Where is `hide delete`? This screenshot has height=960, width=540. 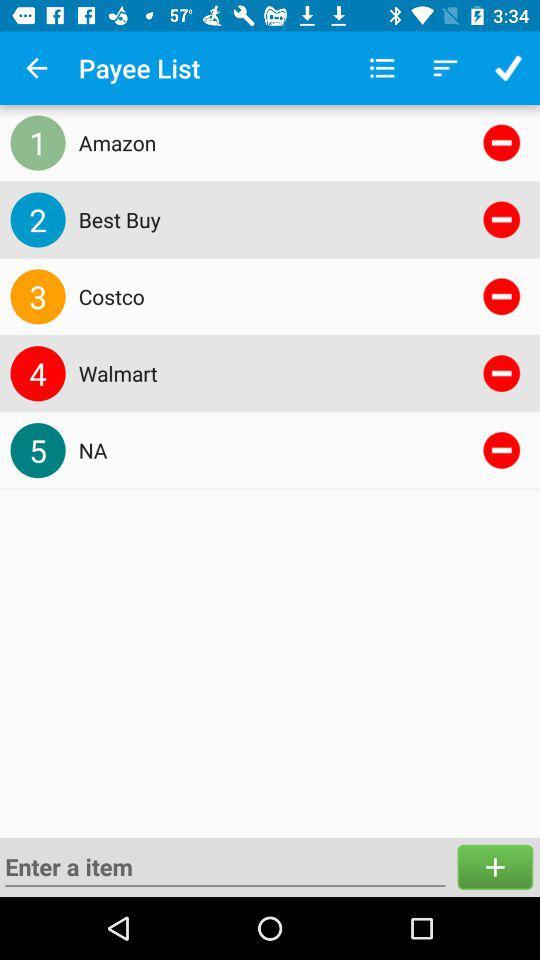
hide delete is located at coordinates (500, 219).